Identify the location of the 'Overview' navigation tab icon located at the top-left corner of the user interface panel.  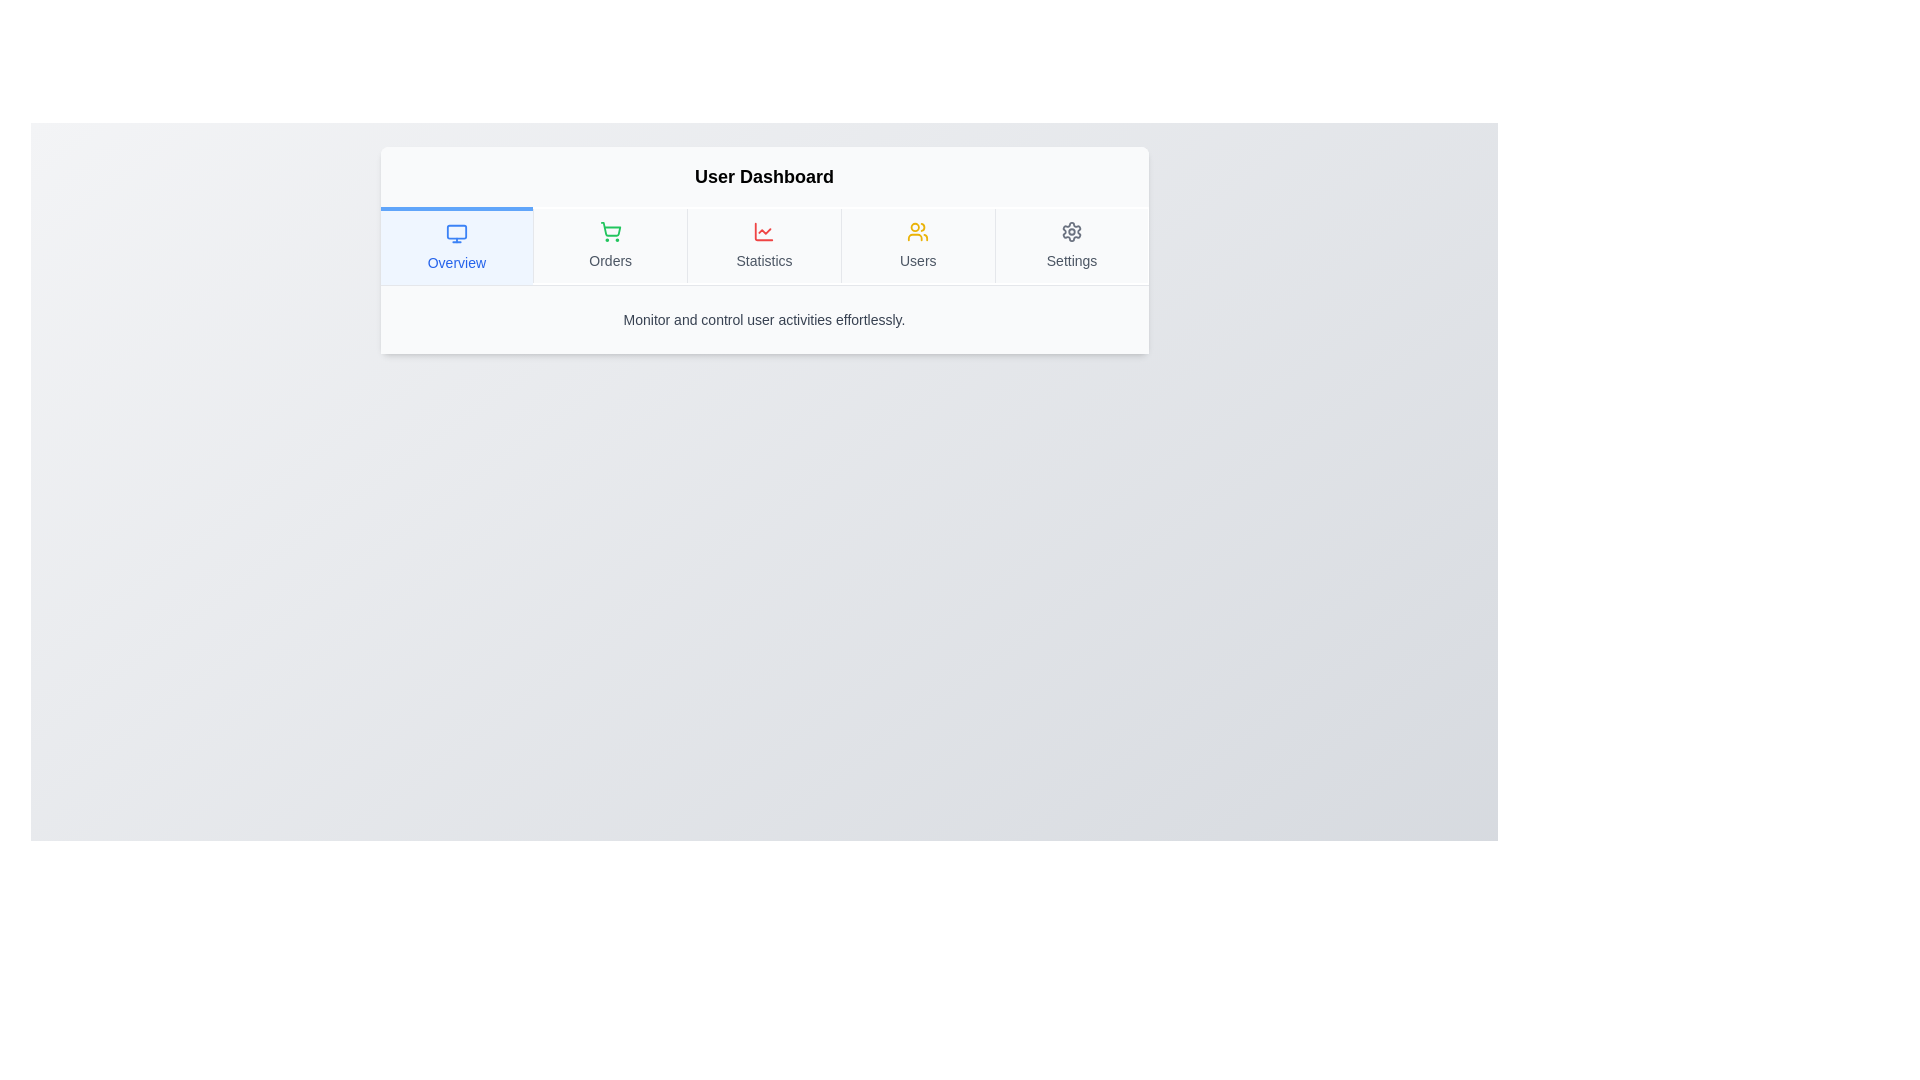
(455, 231).